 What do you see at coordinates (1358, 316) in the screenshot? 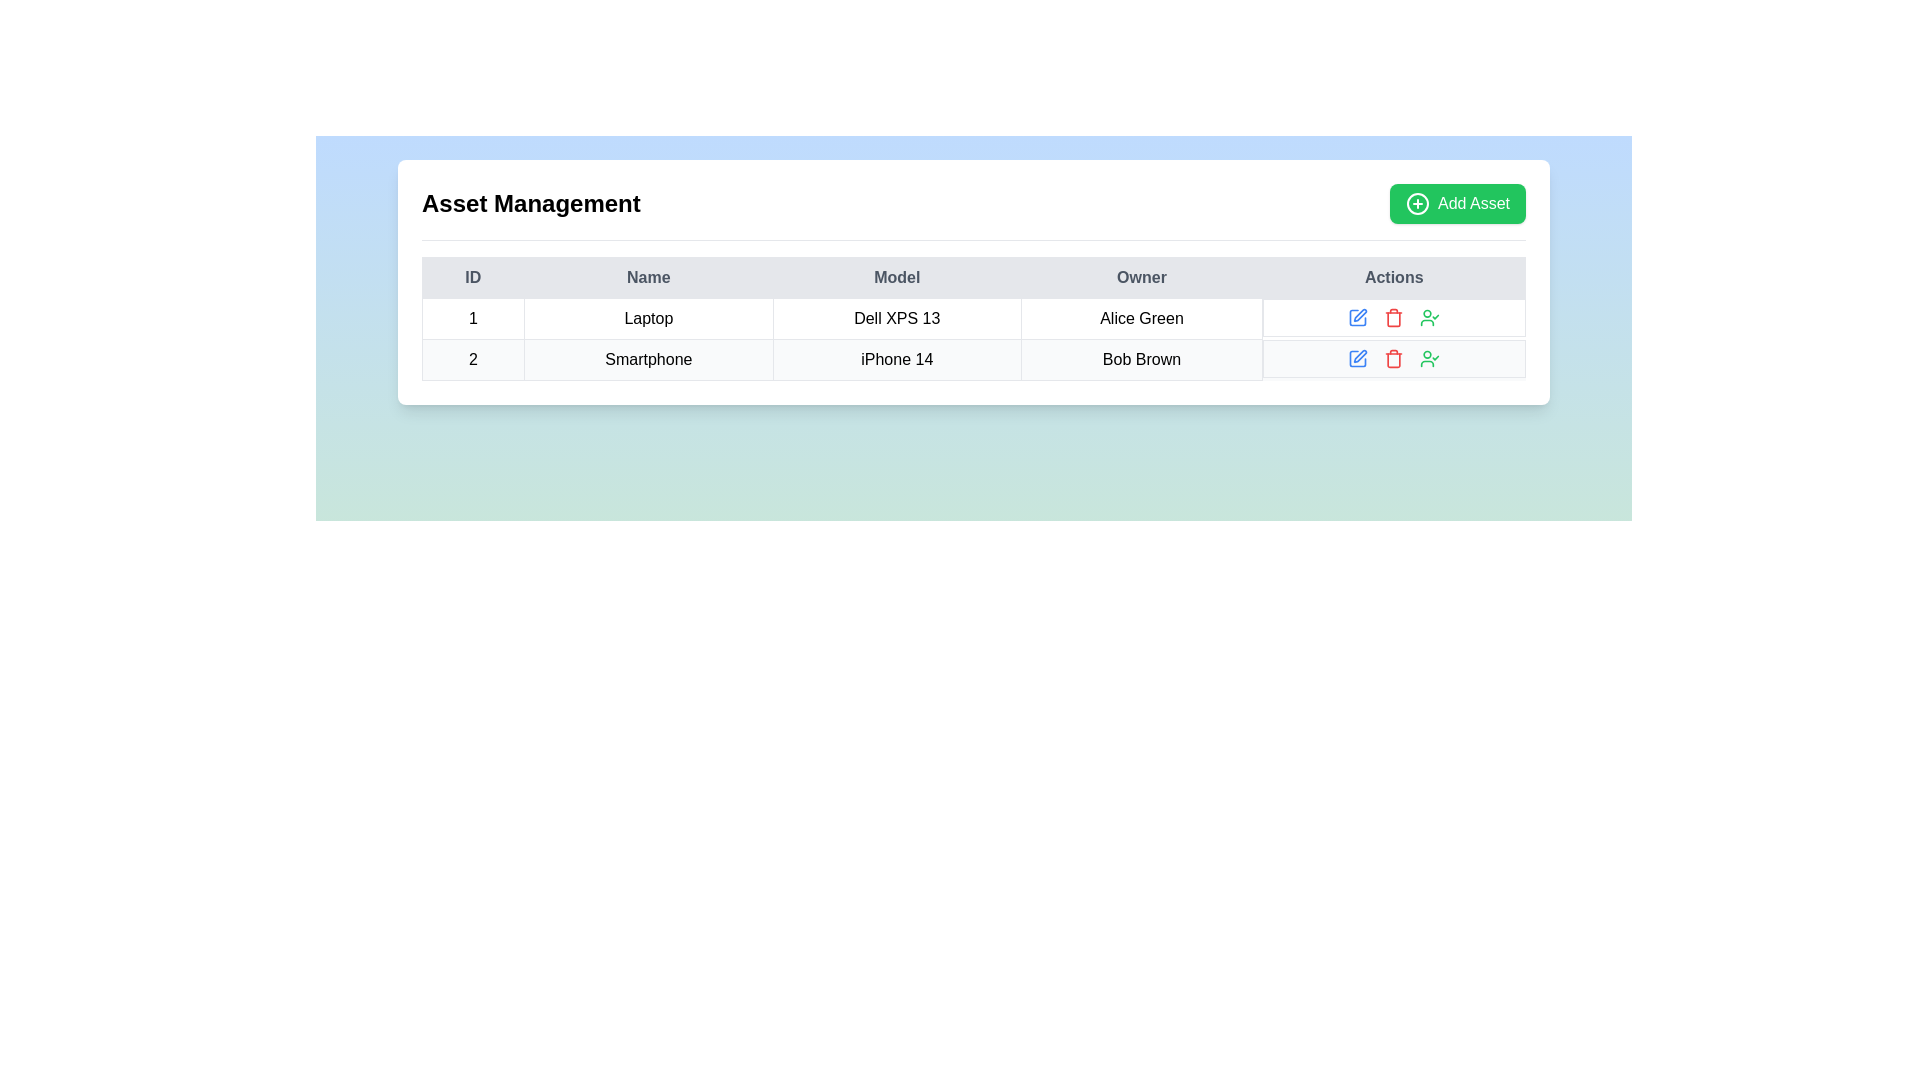
I see `the edit icon button in the 'Actions' column of the table for user 'Alice Green' to initiate editing of the corresponding row` at bounding box center [1358, 316].